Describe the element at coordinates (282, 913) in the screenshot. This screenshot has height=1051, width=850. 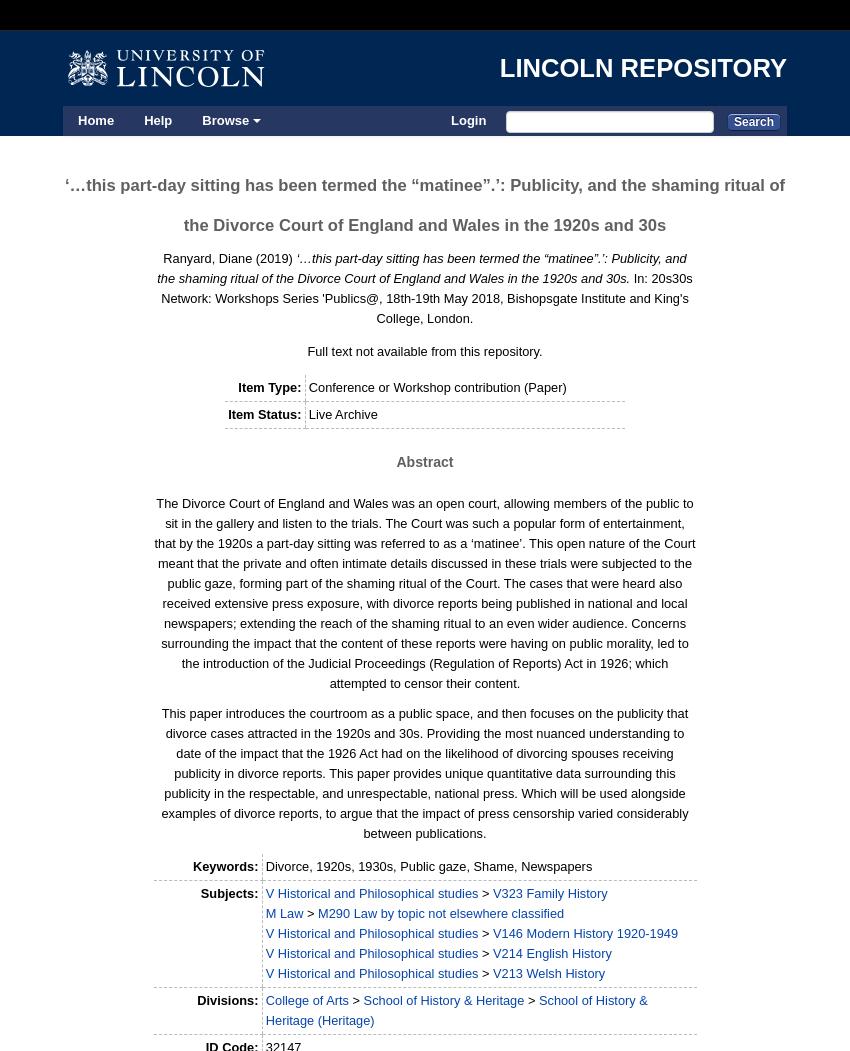
I see `'M Law'` at that location.